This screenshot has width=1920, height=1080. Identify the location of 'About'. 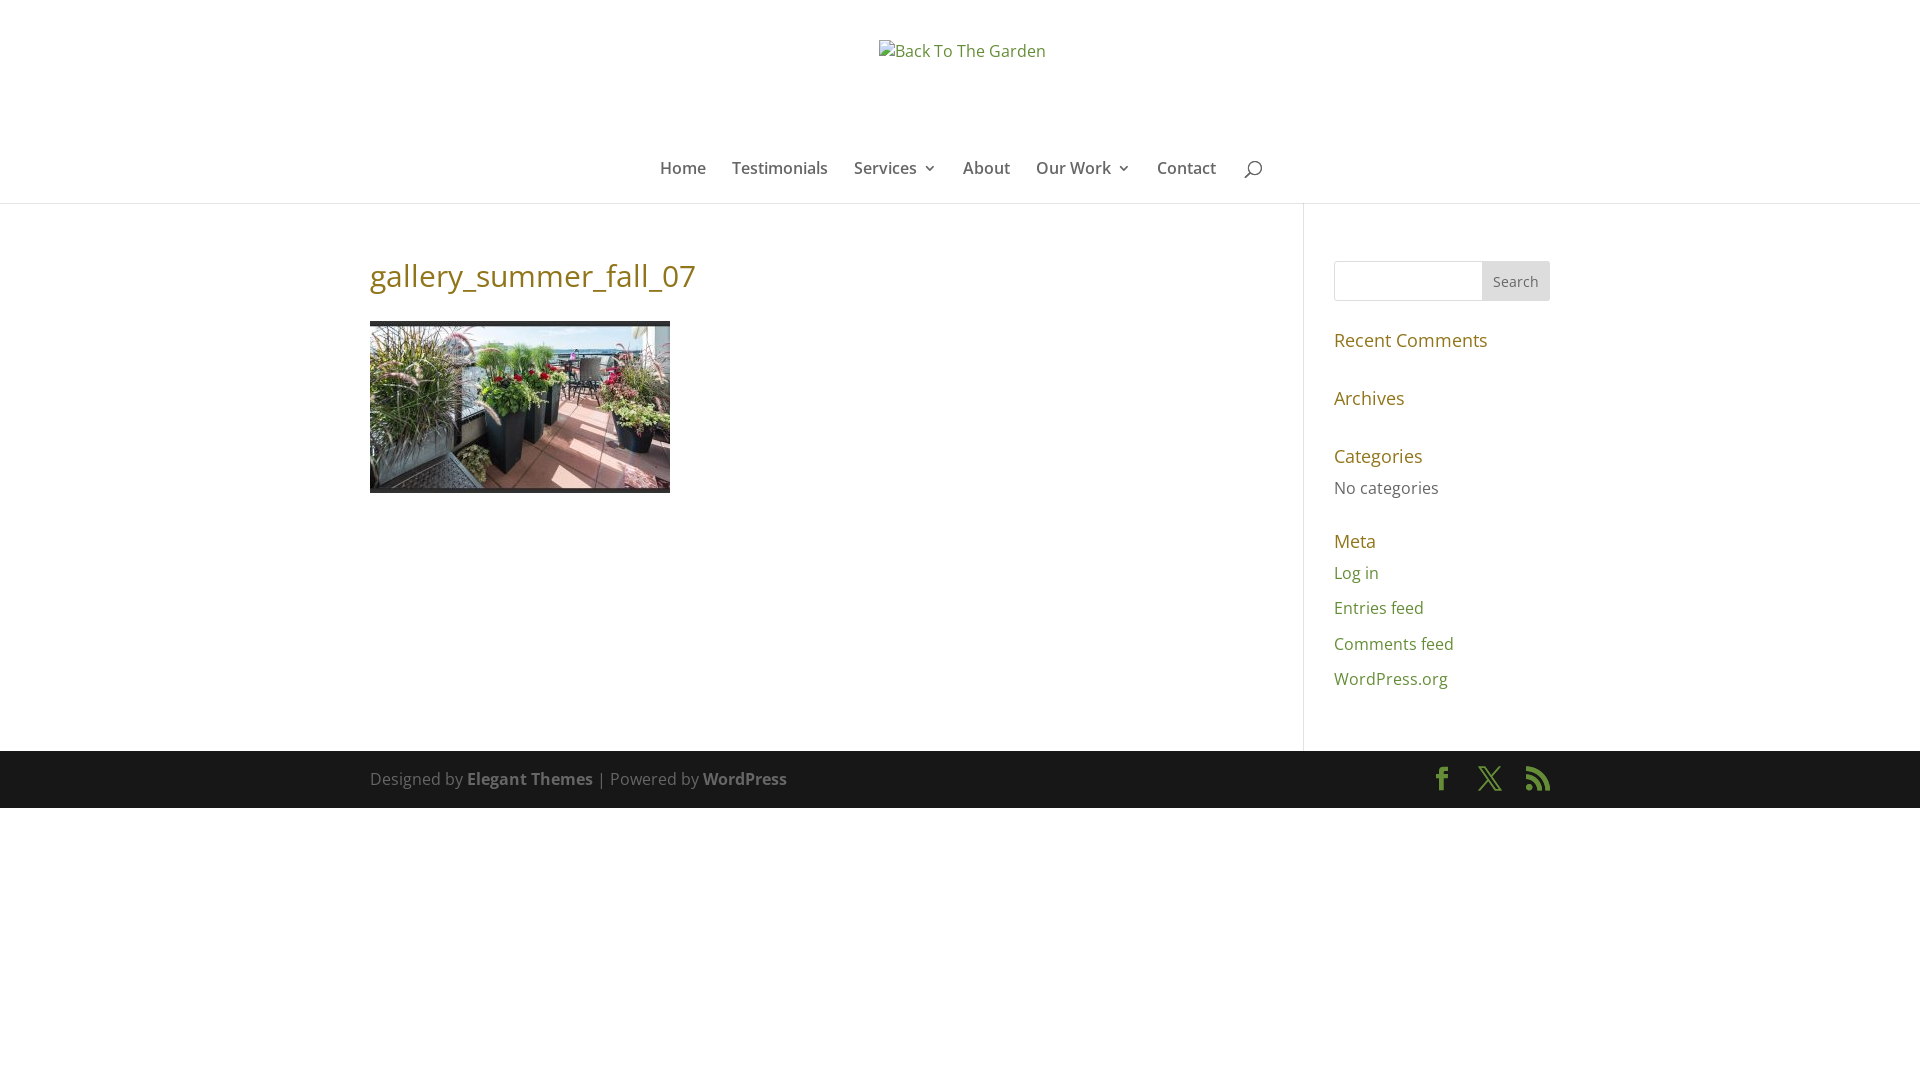
(986, 181).